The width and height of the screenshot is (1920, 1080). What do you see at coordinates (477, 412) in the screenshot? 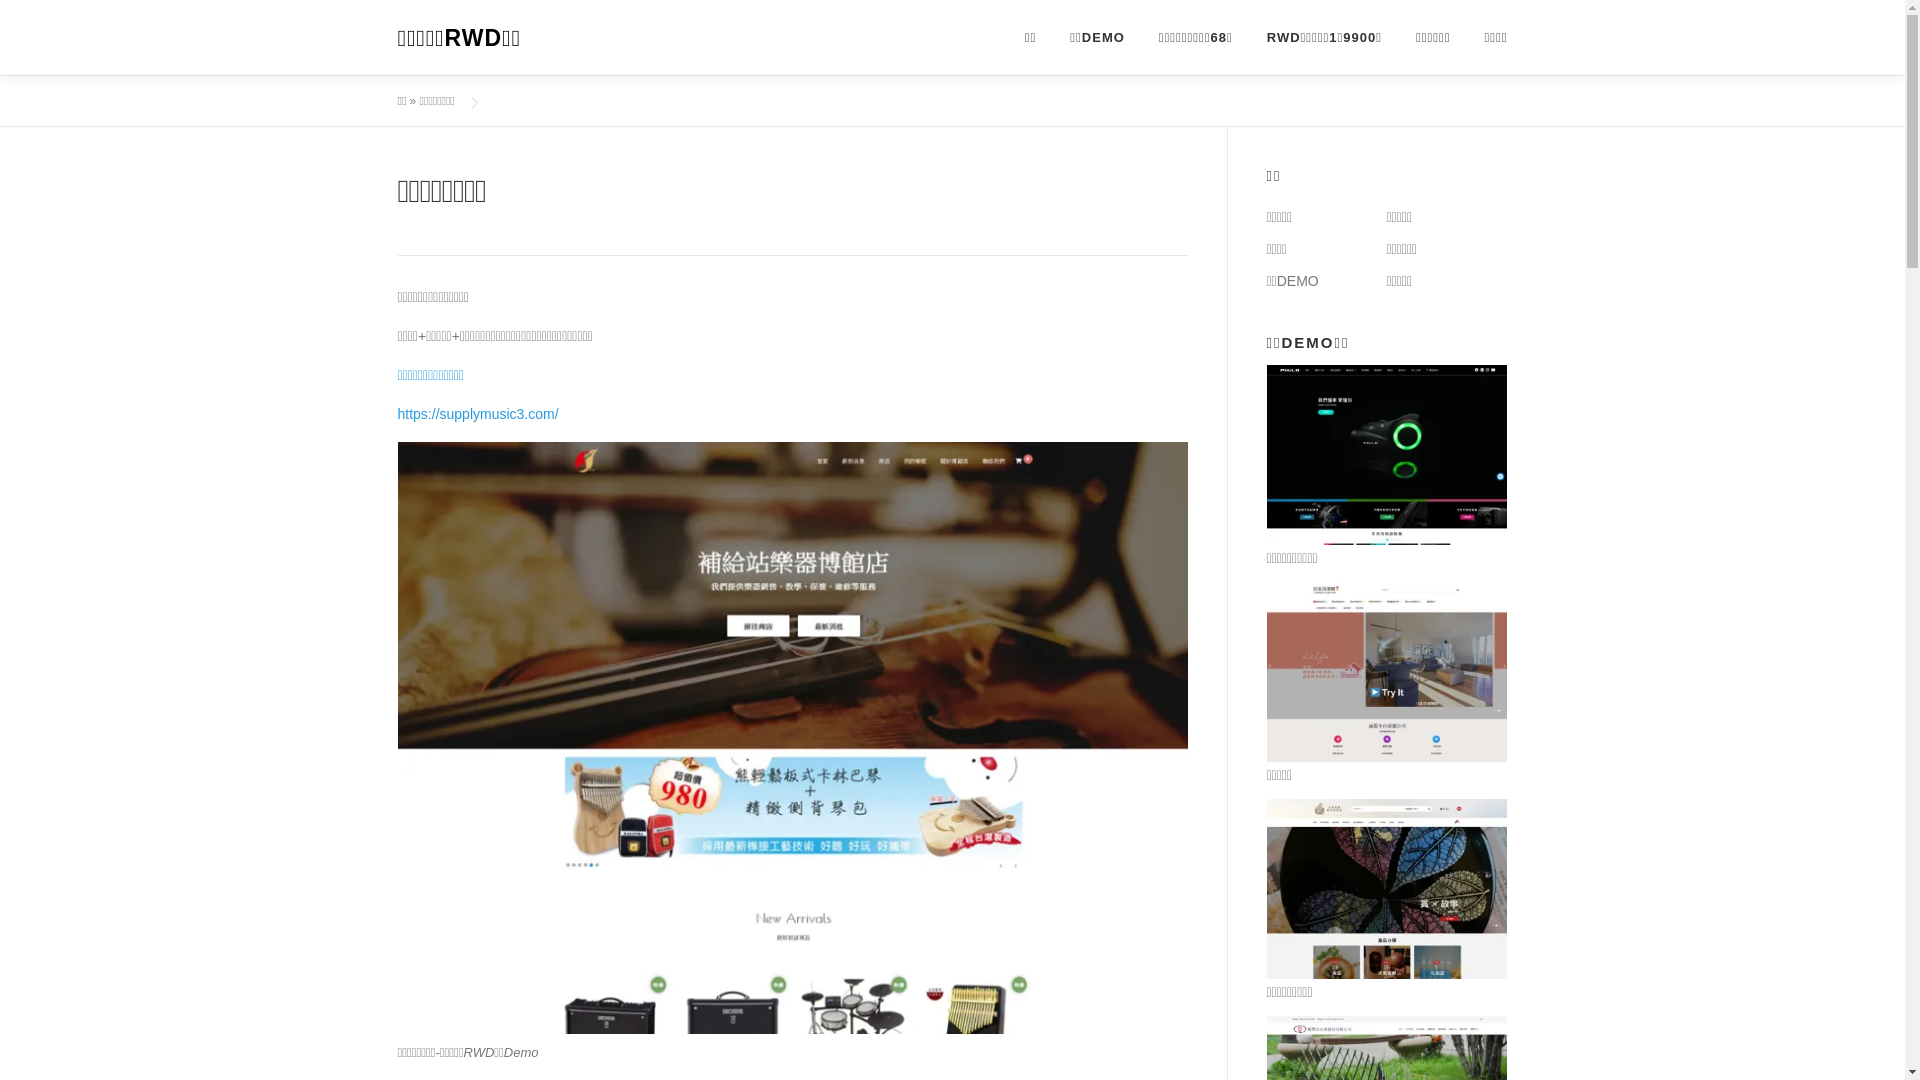
I see `'https://supplymusic3.com/'` at bounding box center [477, 412].